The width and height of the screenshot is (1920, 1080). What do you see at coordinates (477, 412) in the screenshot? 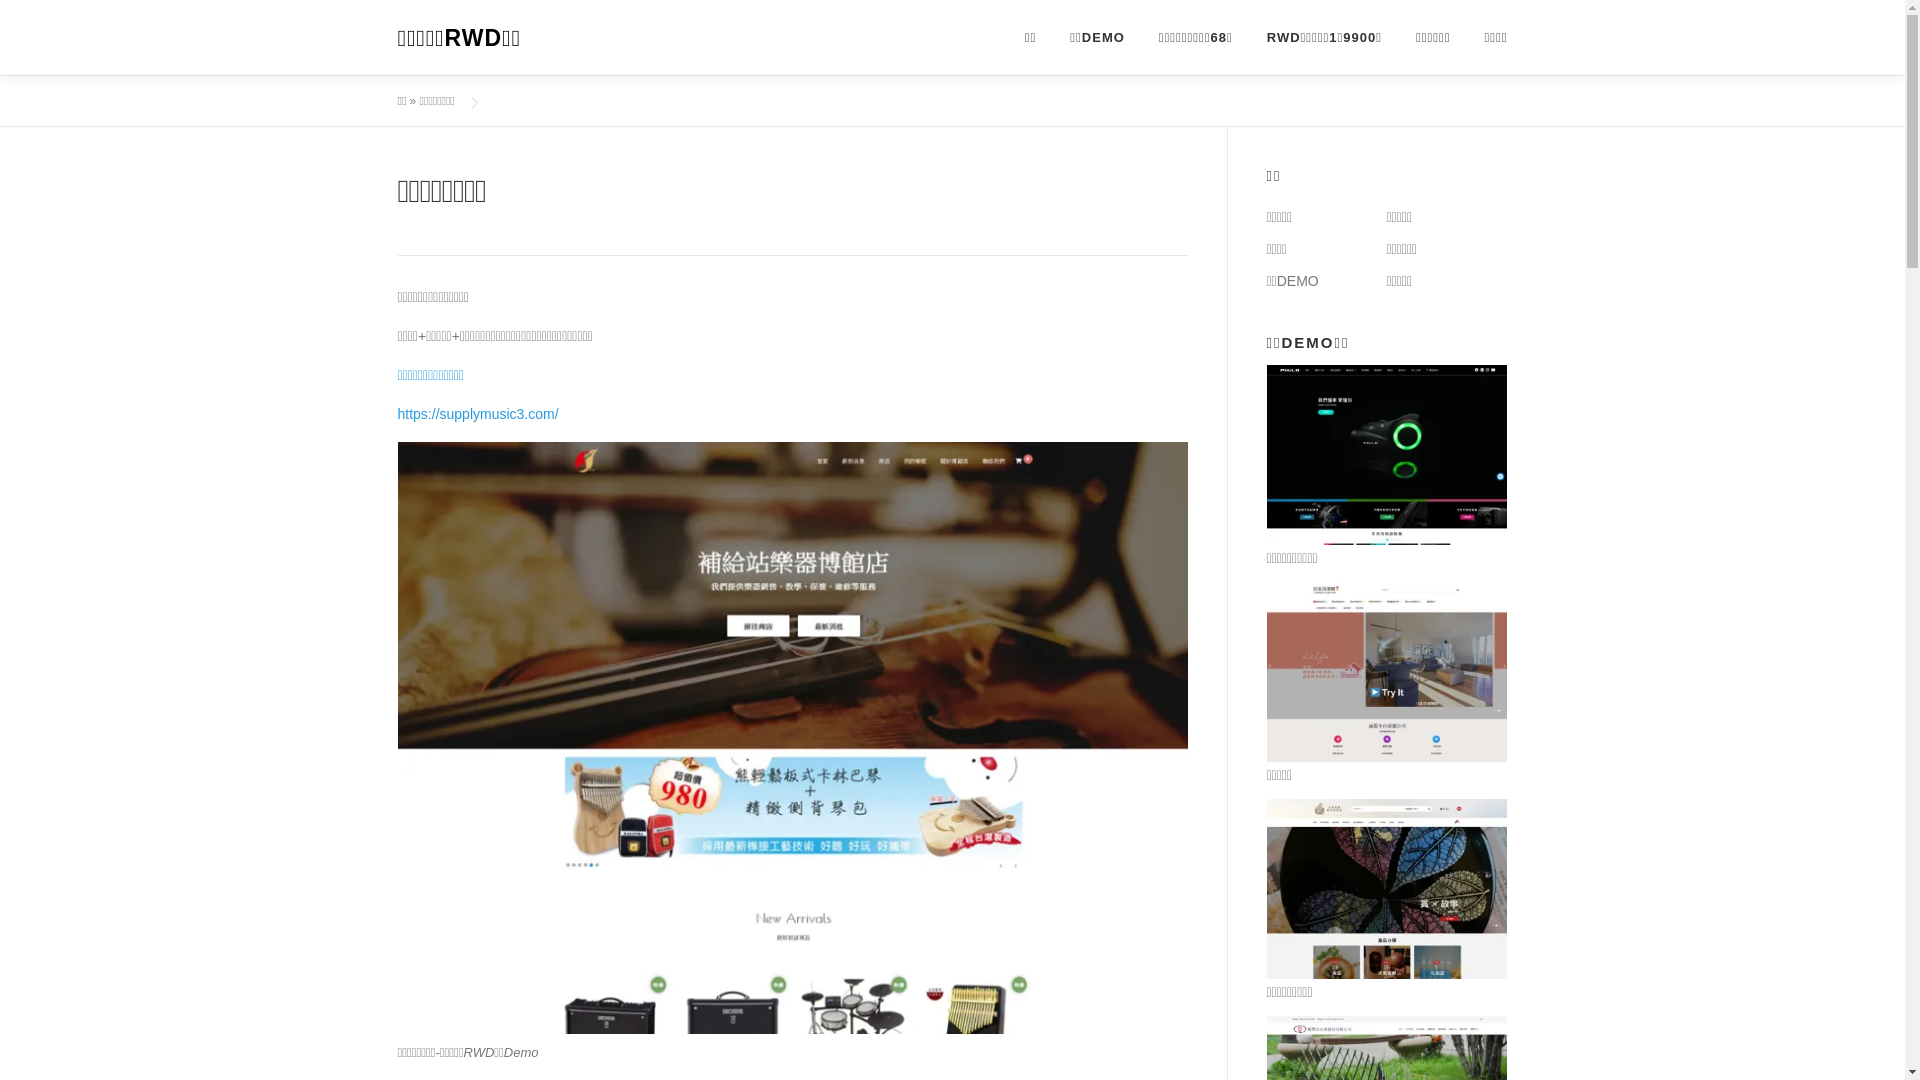
I see `'https://supplymusic3.com/'` at bounding box center [477, 412].